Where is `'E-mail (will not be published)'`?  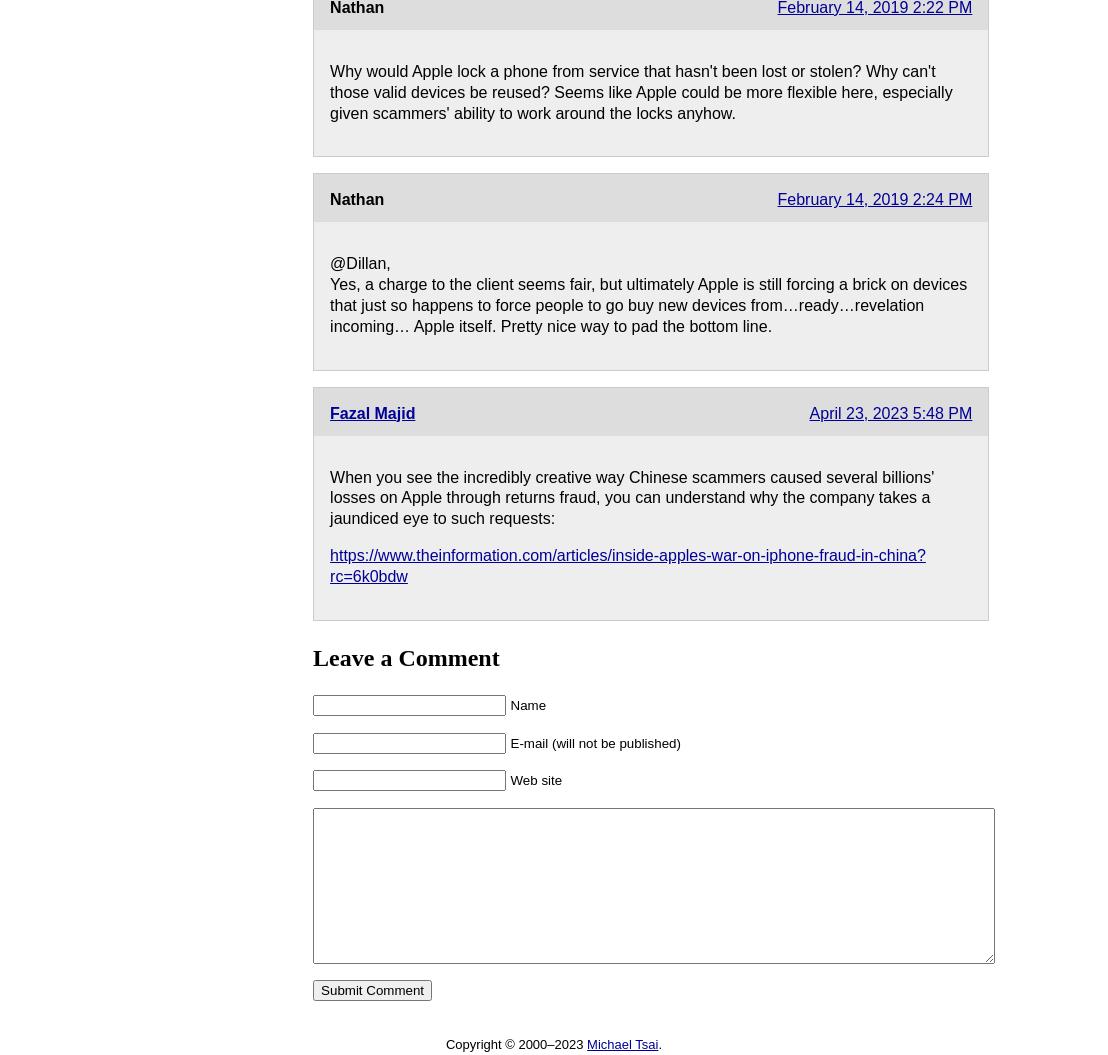 'E-mail (will not be published)' is located at coordinates (594, 742).